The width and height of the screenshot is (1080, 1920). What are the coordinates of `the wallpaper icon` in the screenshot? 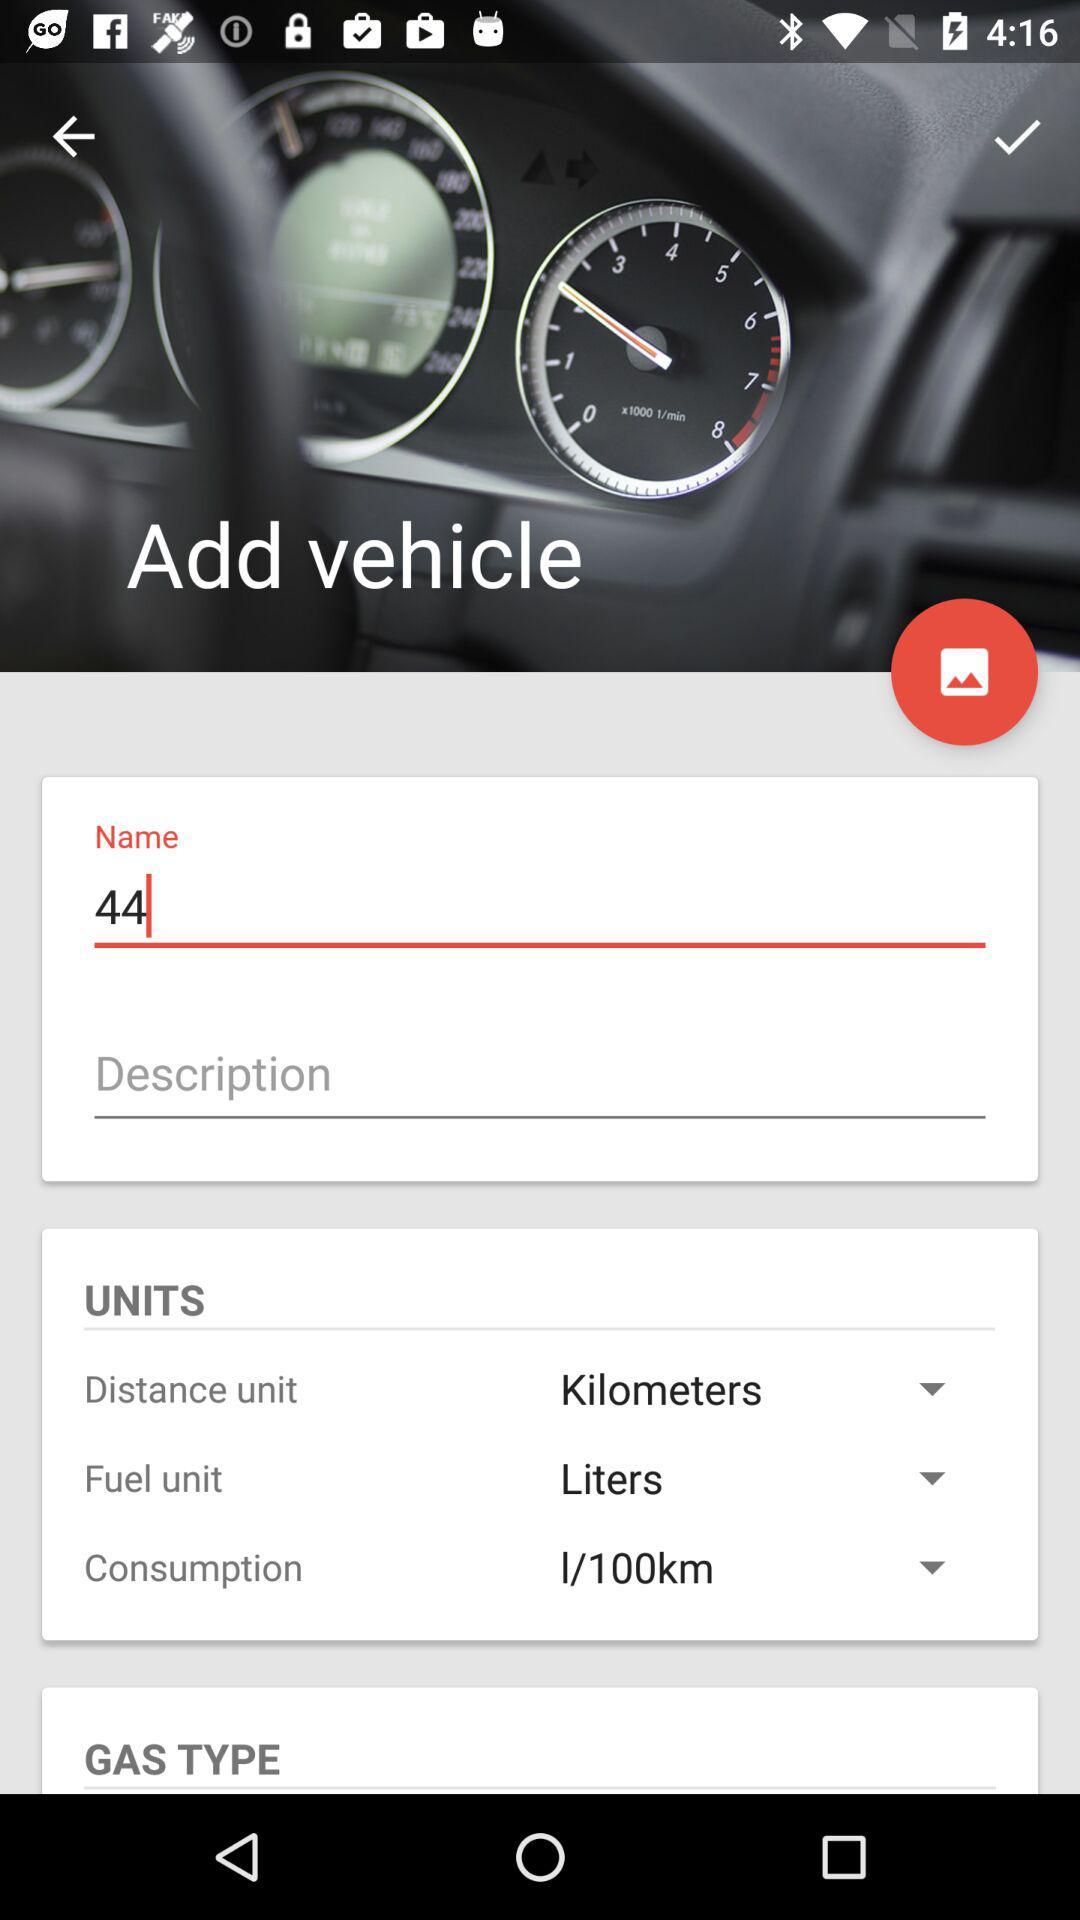 It's located at (963, 672).